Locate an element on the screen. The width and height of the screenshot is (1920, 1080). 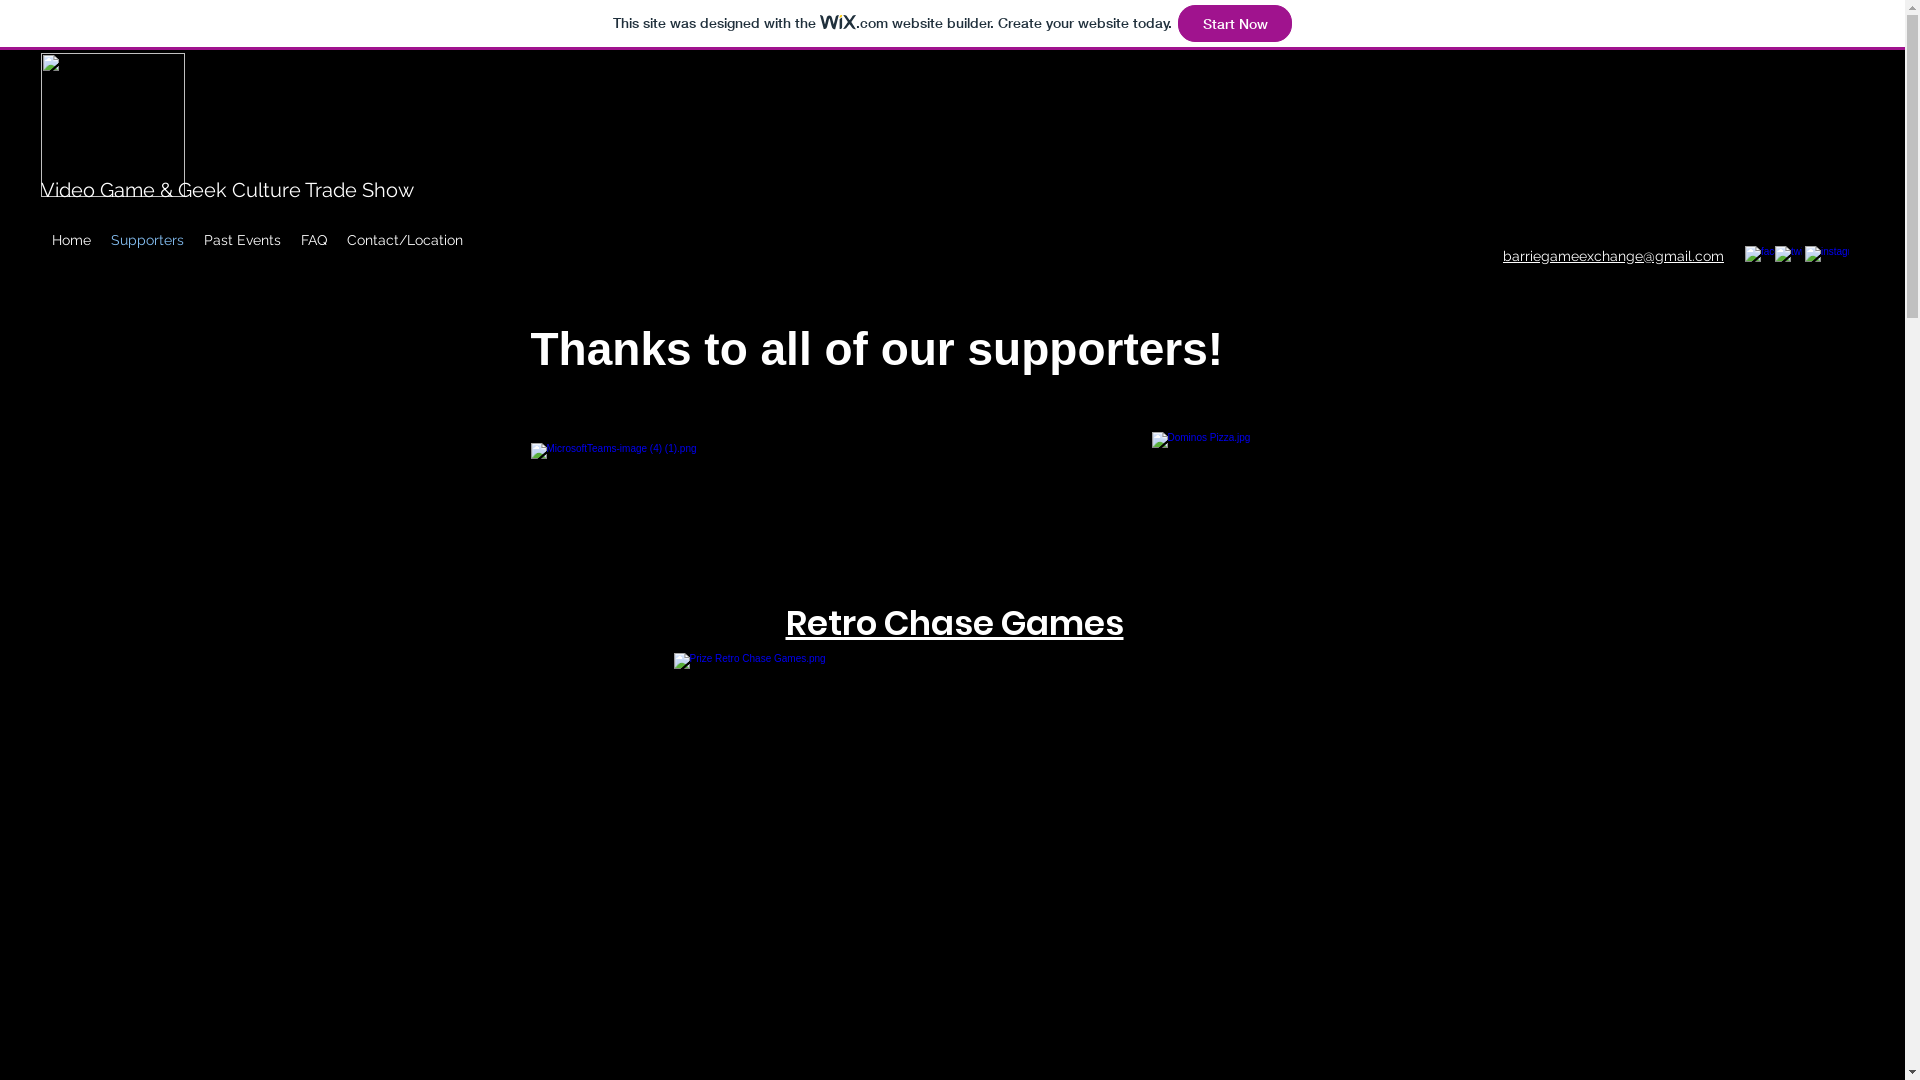
'Contact/Location' is located at coordinates (403, 238).